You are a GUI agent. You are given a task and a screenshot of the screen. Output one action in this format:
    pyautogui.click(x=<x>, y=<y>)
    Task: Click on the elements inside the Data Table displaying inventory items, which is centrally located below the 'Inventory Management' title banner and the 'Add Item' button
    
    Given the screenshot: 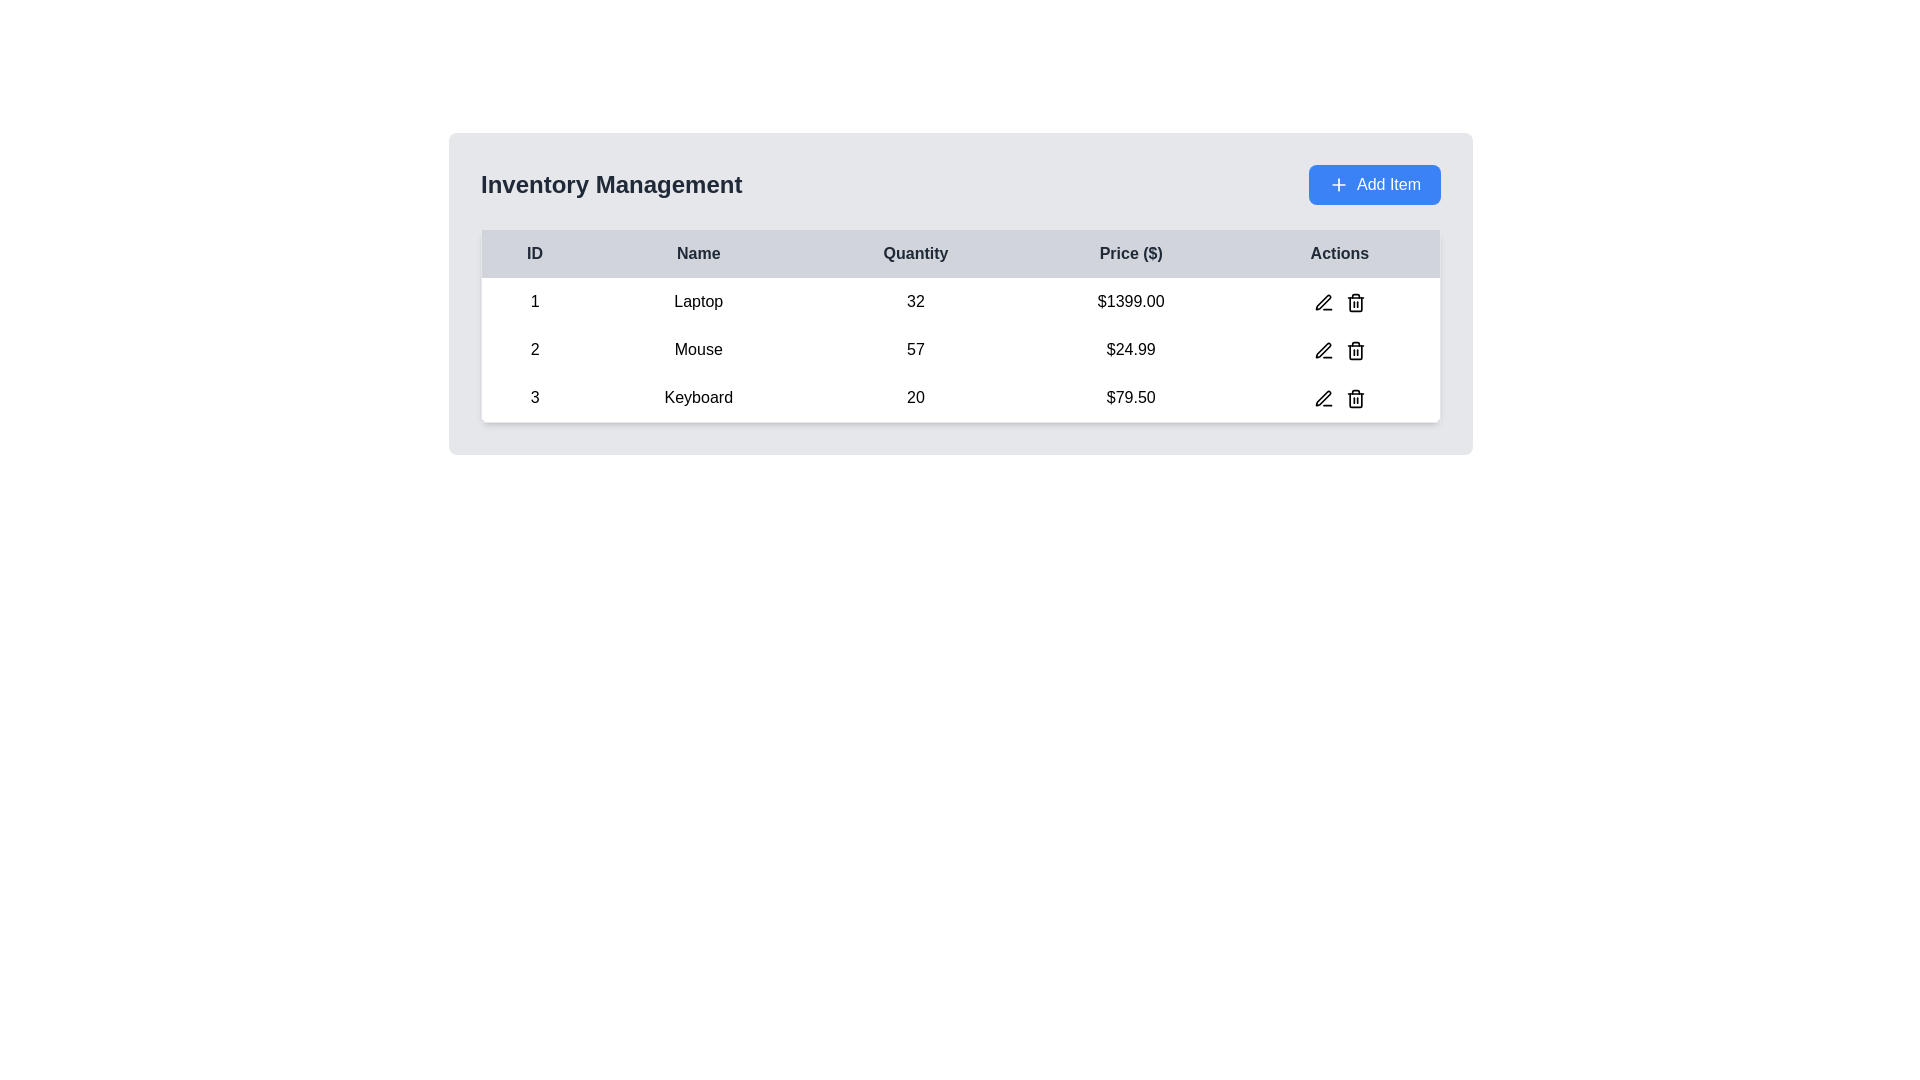 What is the action you would take?
    pyautogui.click(x=960, y=325)
    